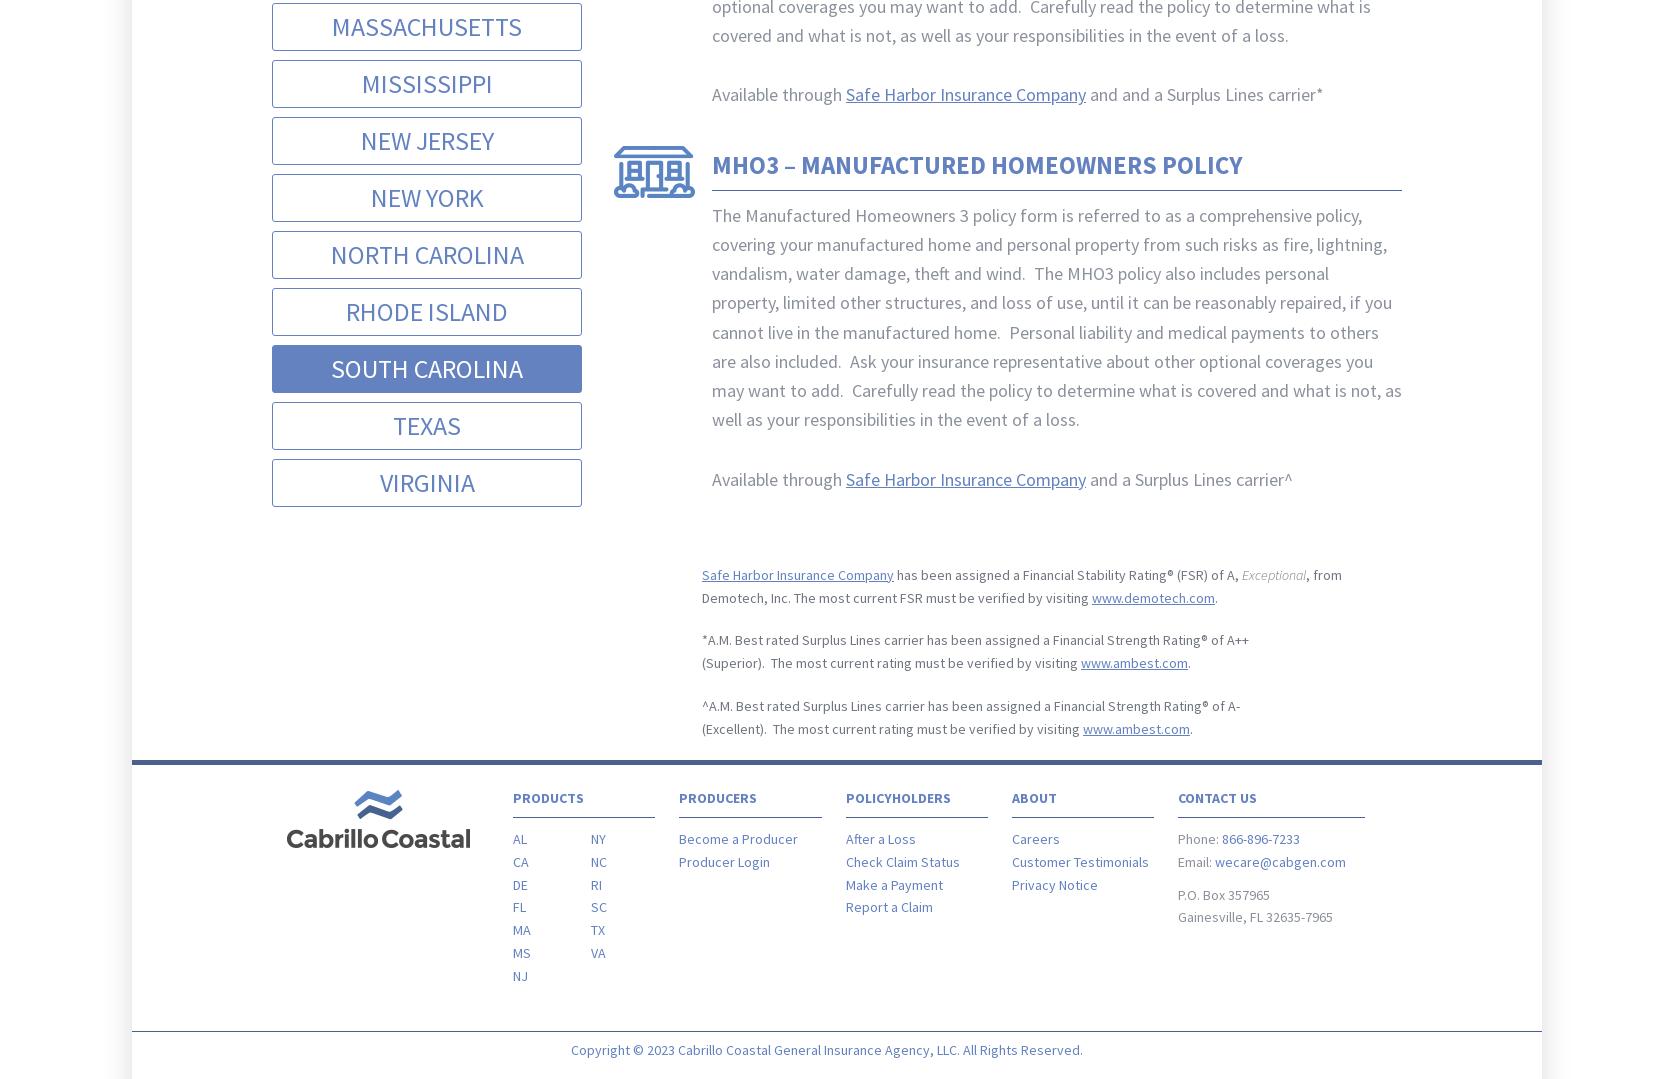  What do you see at coordinates (425, 81) in the screenshot?
I see `'Mississippi'` at bounding box center [425, 81].